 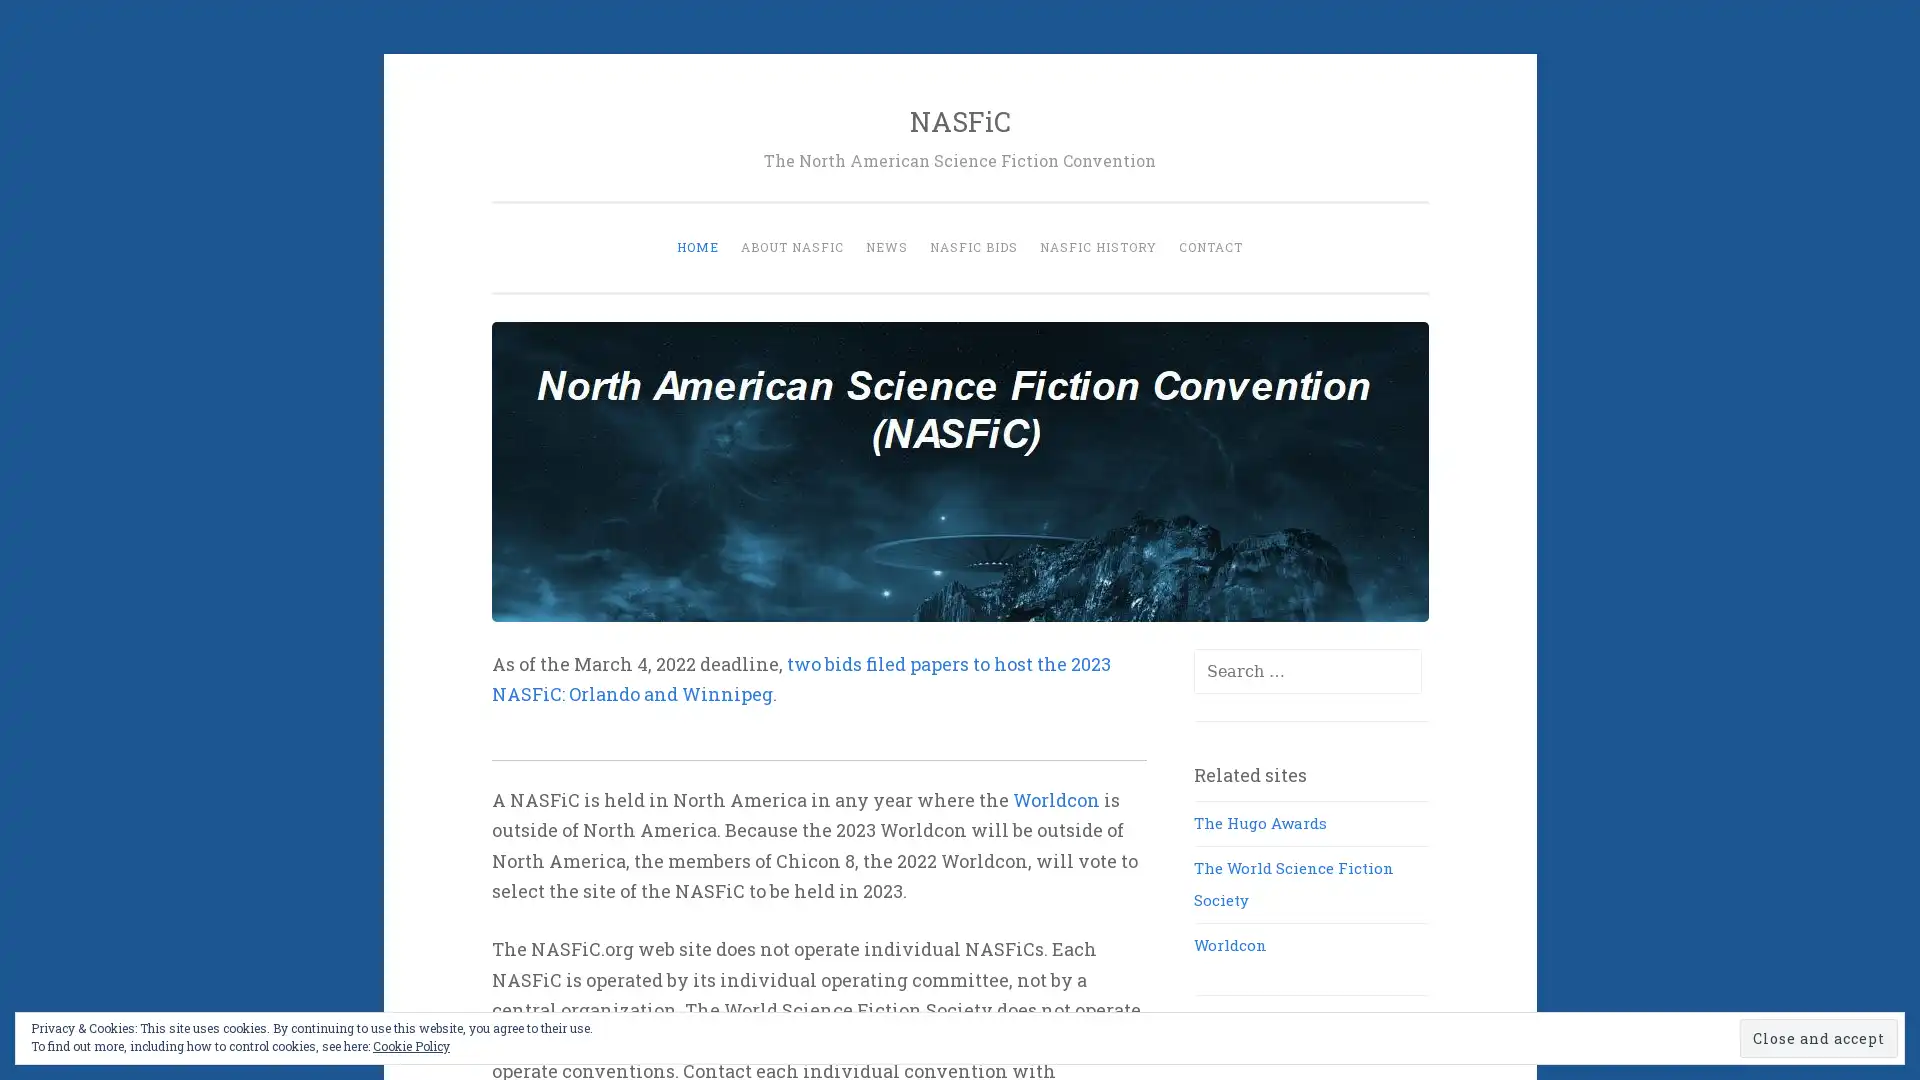 I want to click on Close and accept, so click(x=1819, y=1037).